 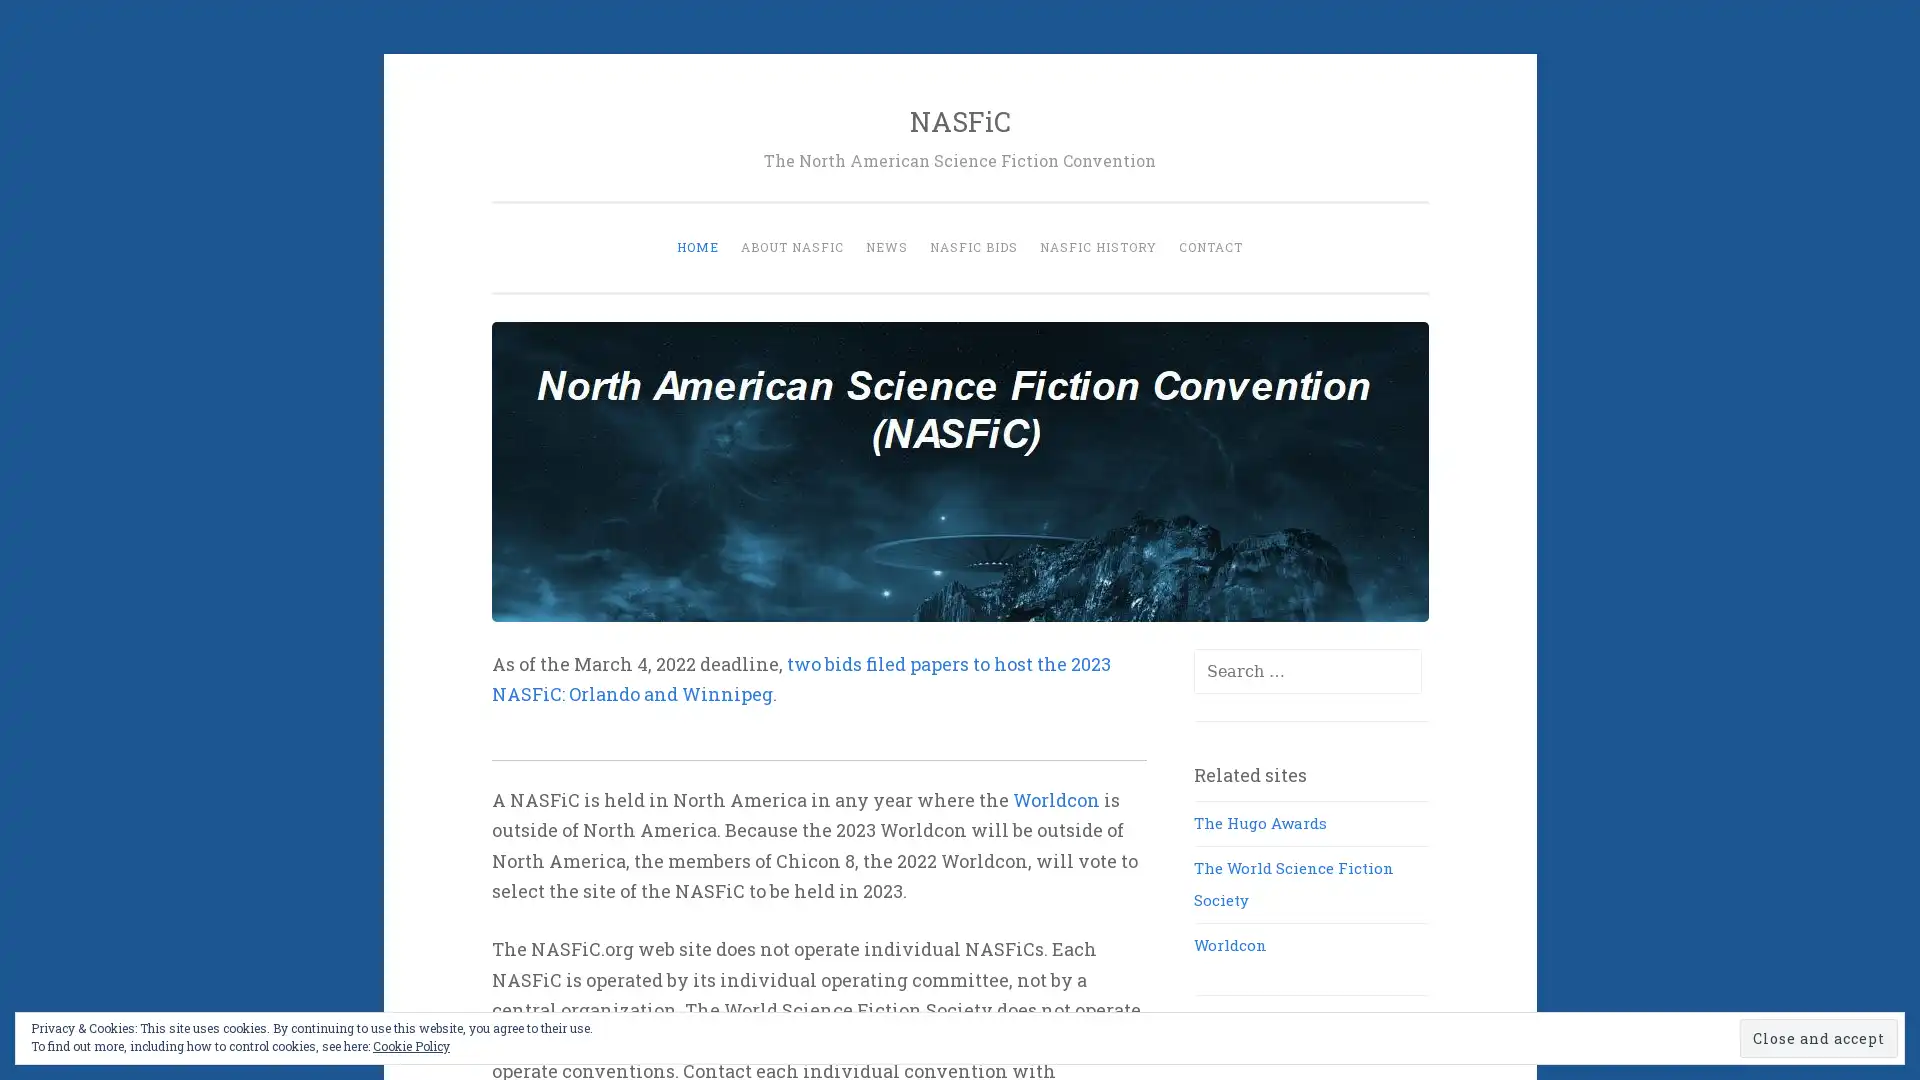 I want to click on Close and accept, so click(x=1819, y=1037).